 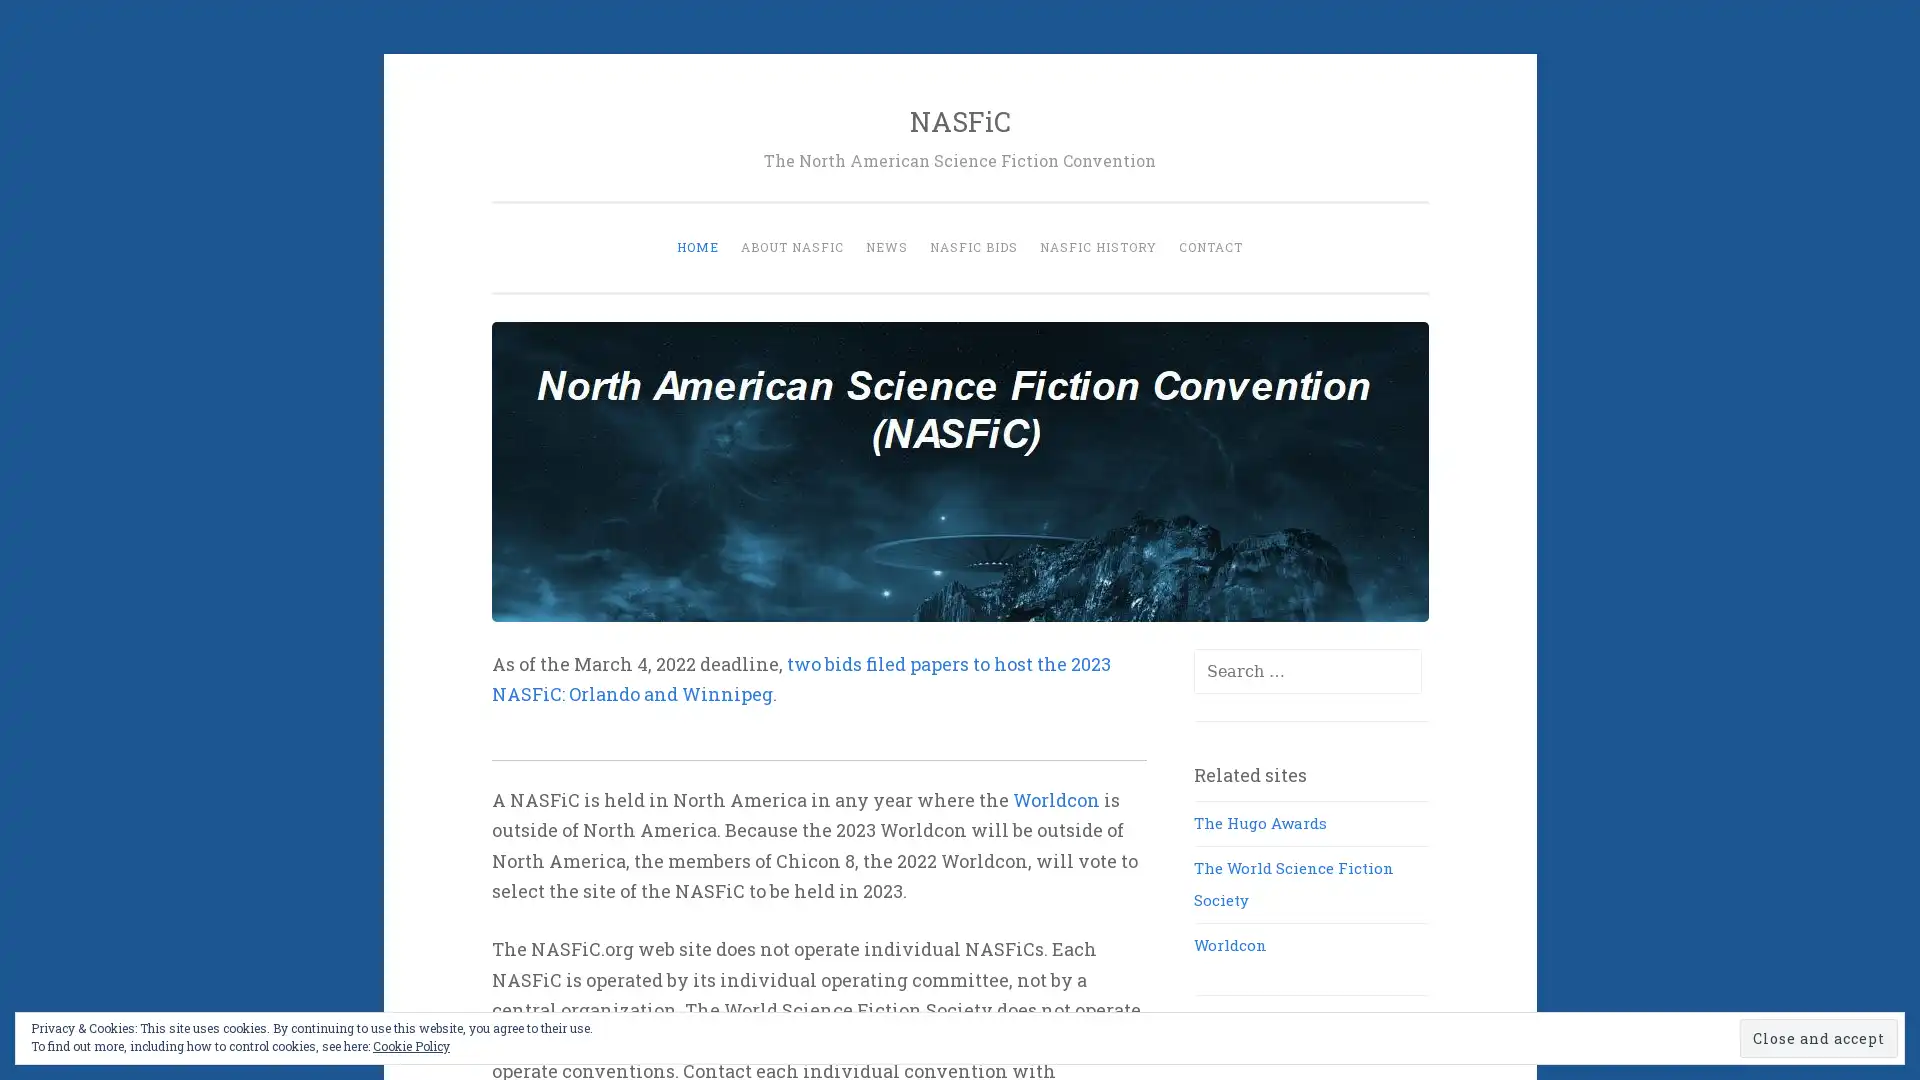 I want to click on Close and accept, so click(x=1819, y=1037).